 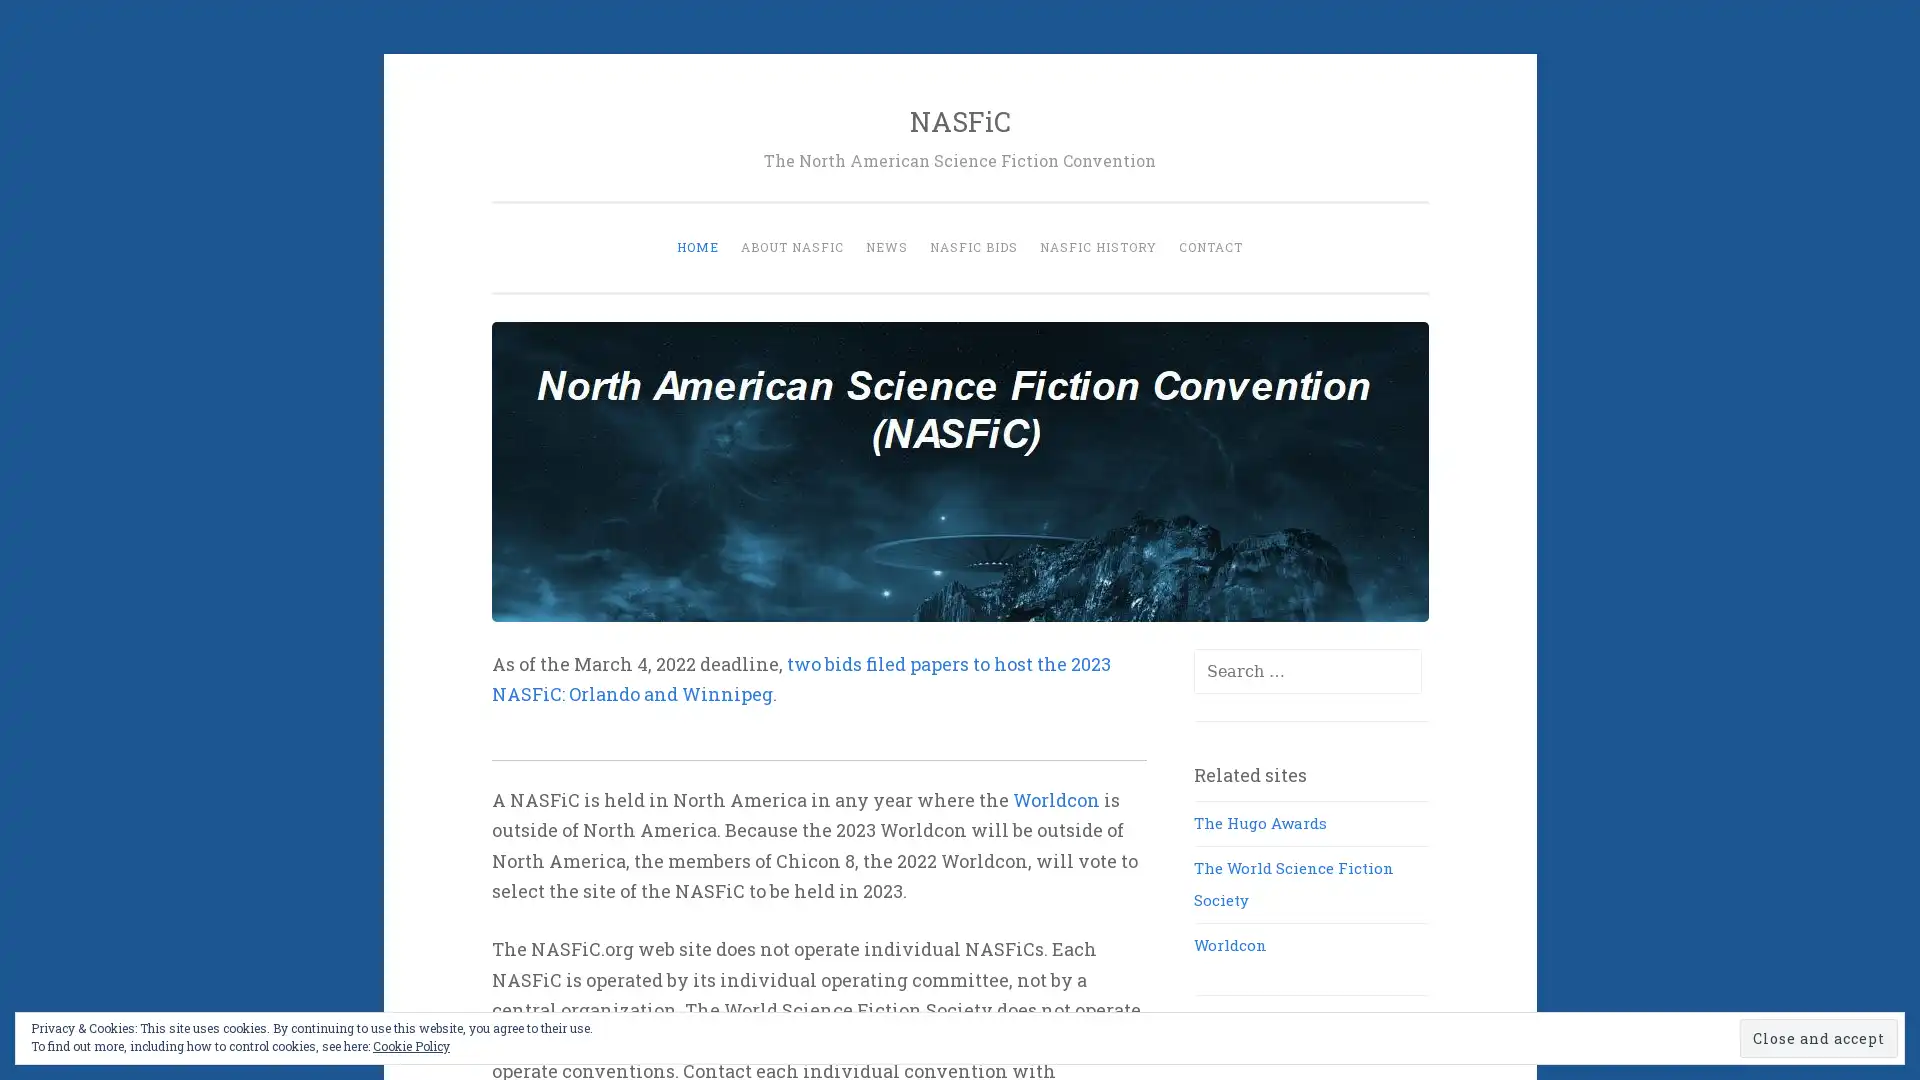 I want to click on Close and accept, so click(x=1819, y=1037).